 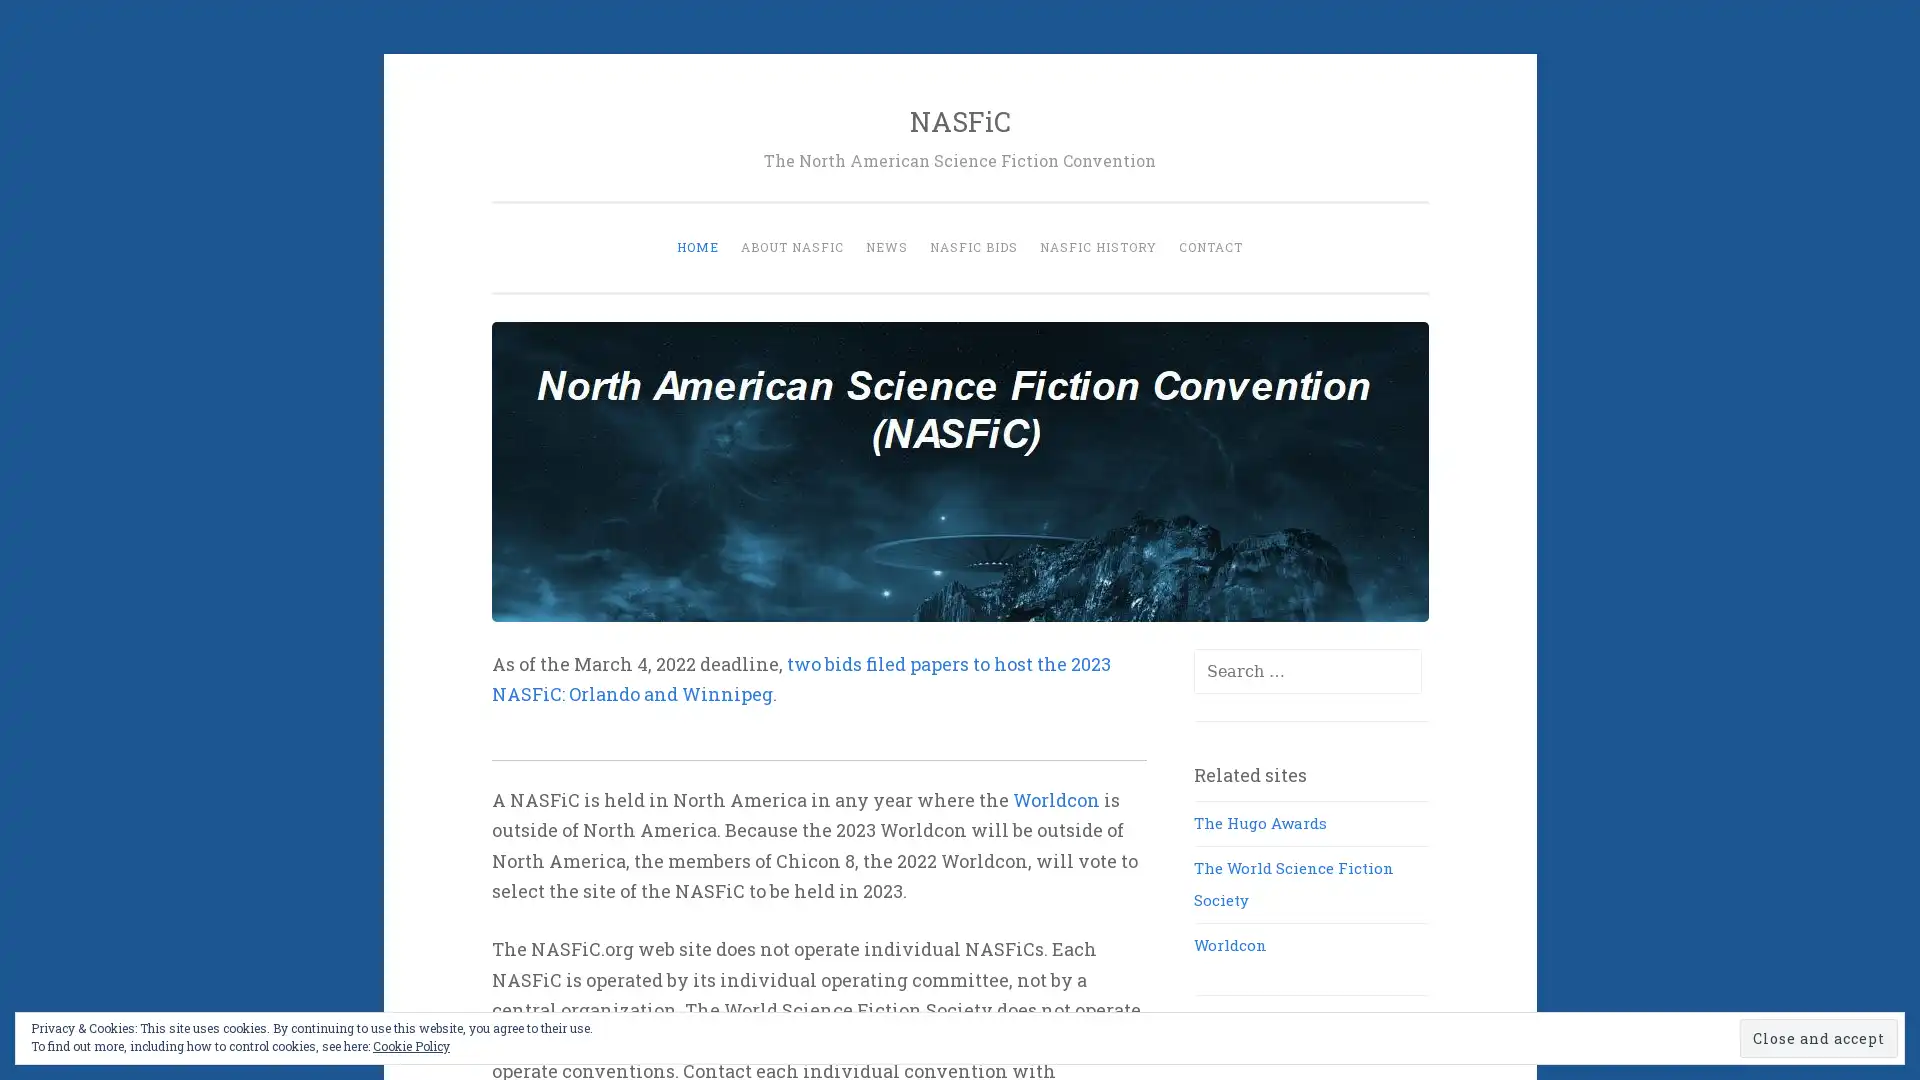 I want to click on Close and accept, so click(x=1819, y=1037).